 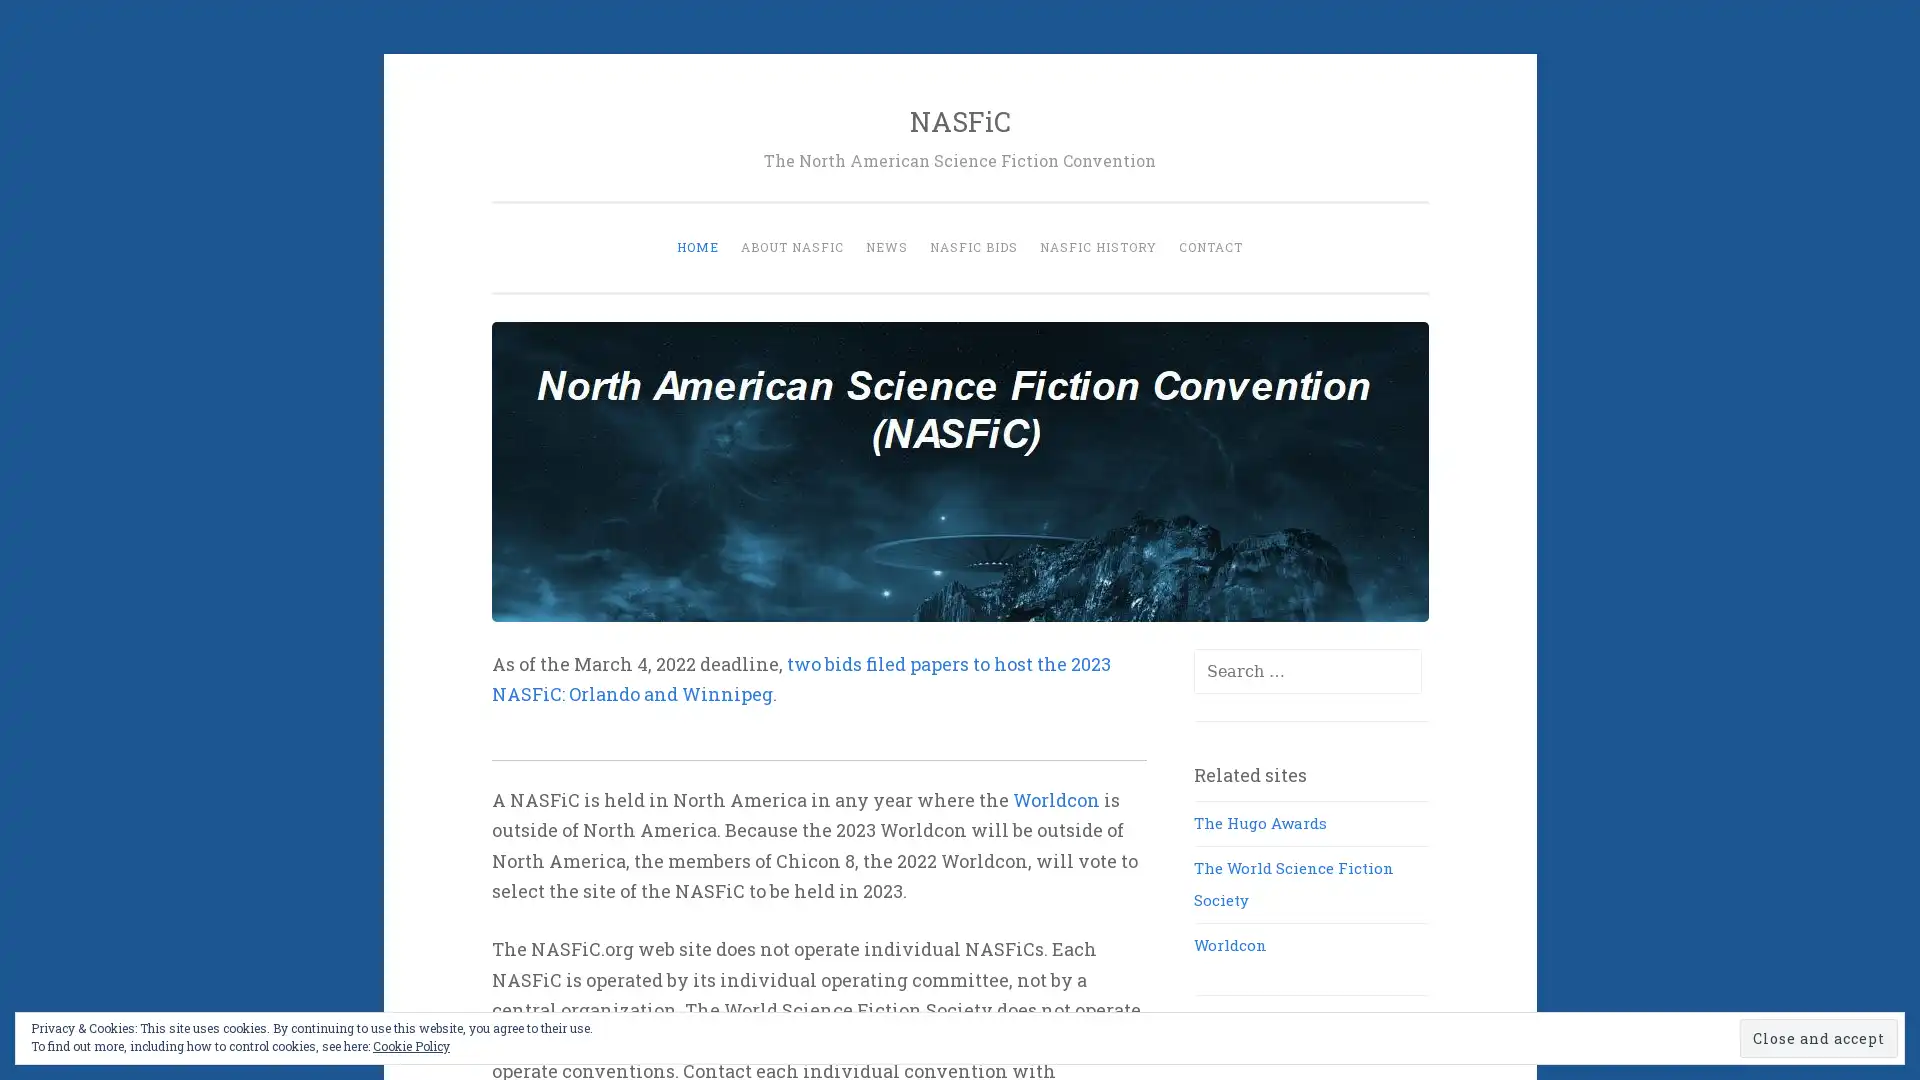 I want to click on Close and accept, so click(x=1819, y=1037).